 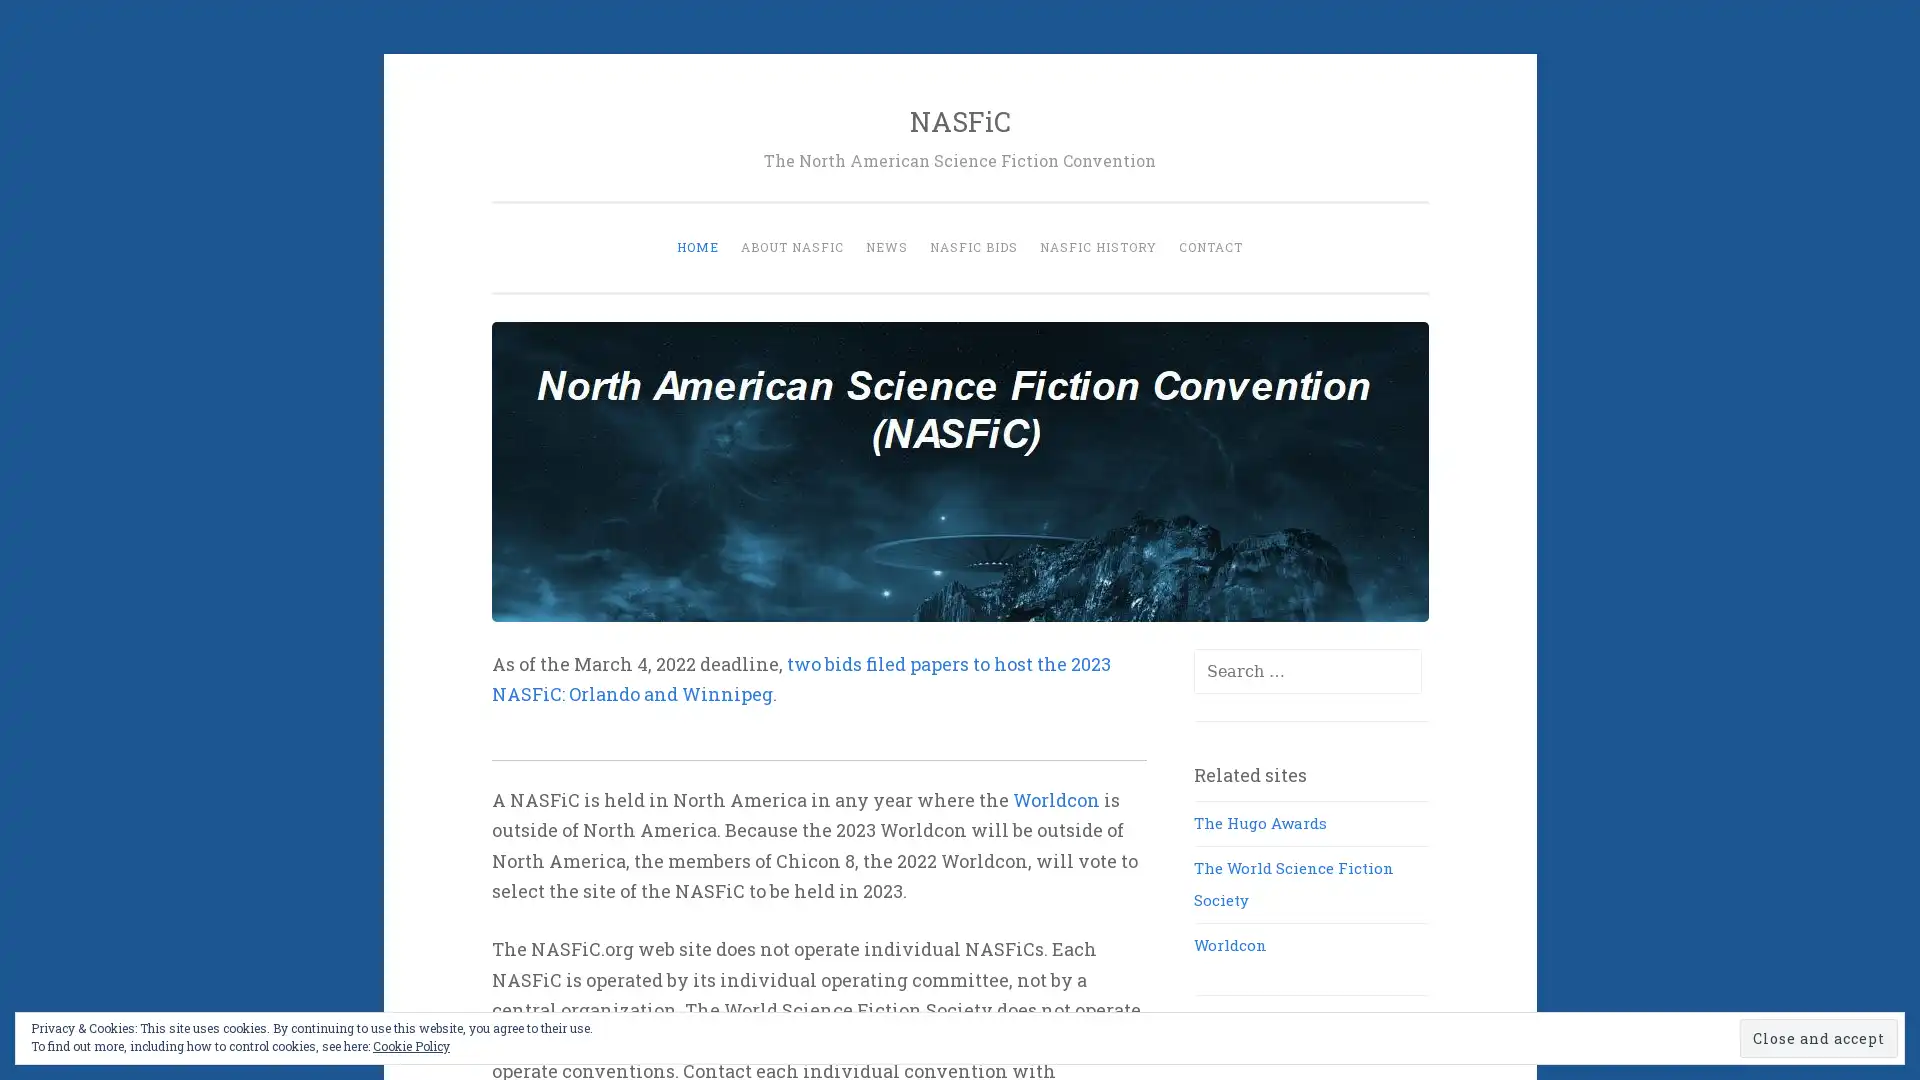 I want to click on Close and accept, so click(x=1819, y=1037).